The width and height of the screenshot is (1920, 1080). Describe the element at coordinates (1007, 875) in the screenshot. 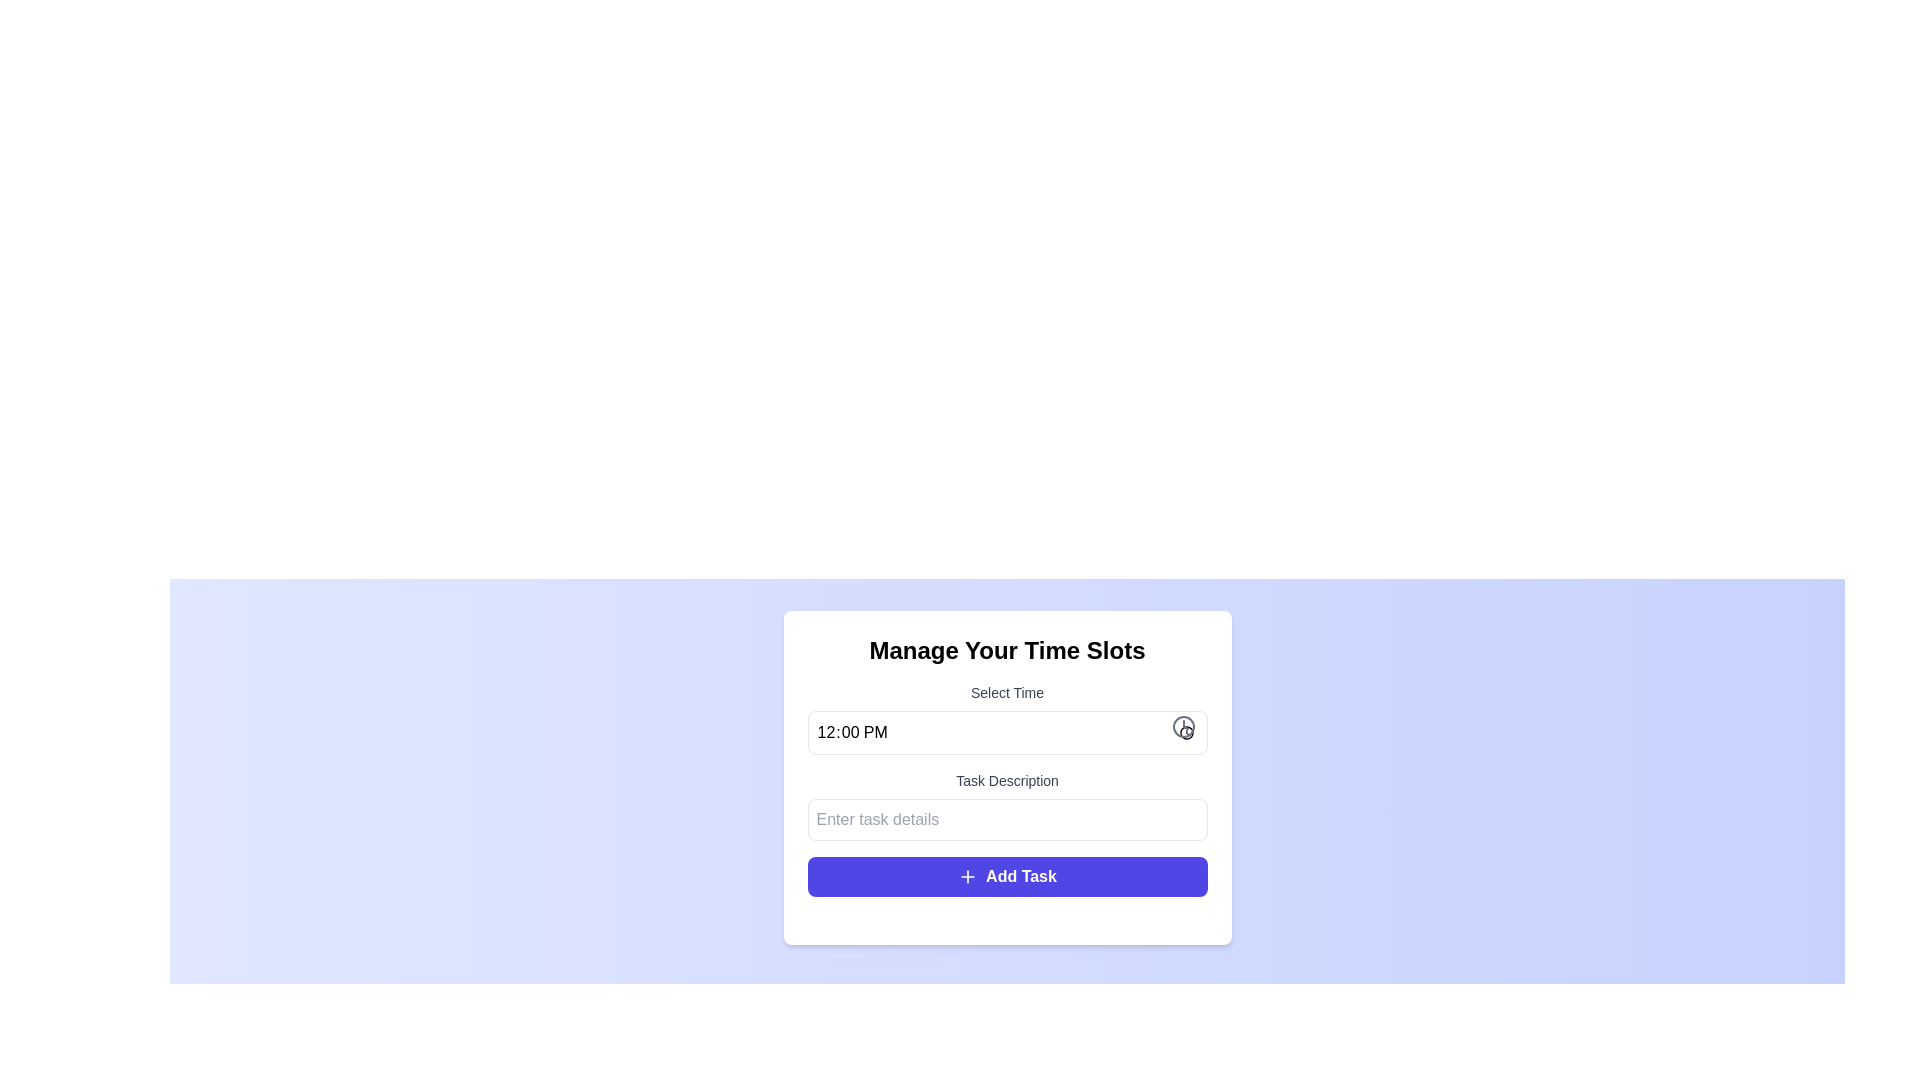

I see `the 'Add Task' button located at the bottom of the 'Manage Your Time Slots' panel` at that location.